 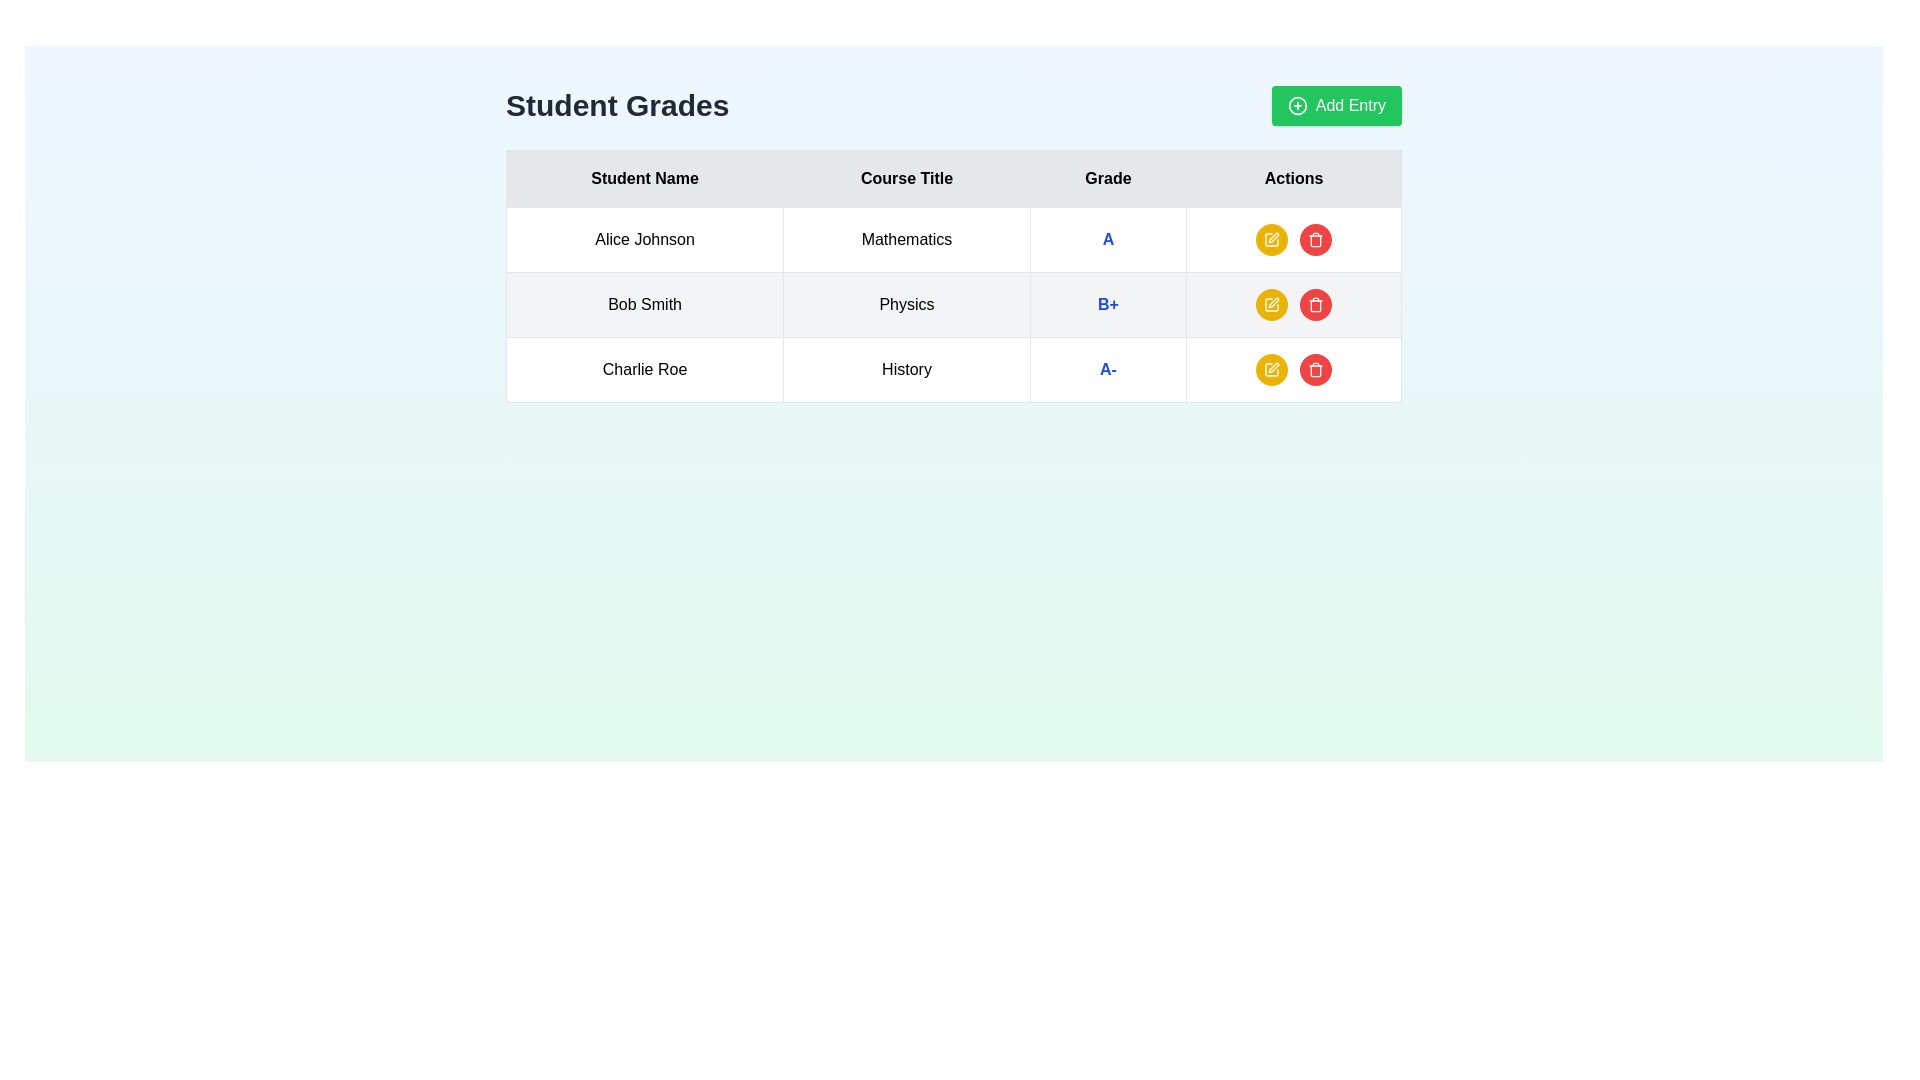 I want to click on the edit icon button located in the 'Actions' column of the second row of the table, so click(x=1273, y=303).